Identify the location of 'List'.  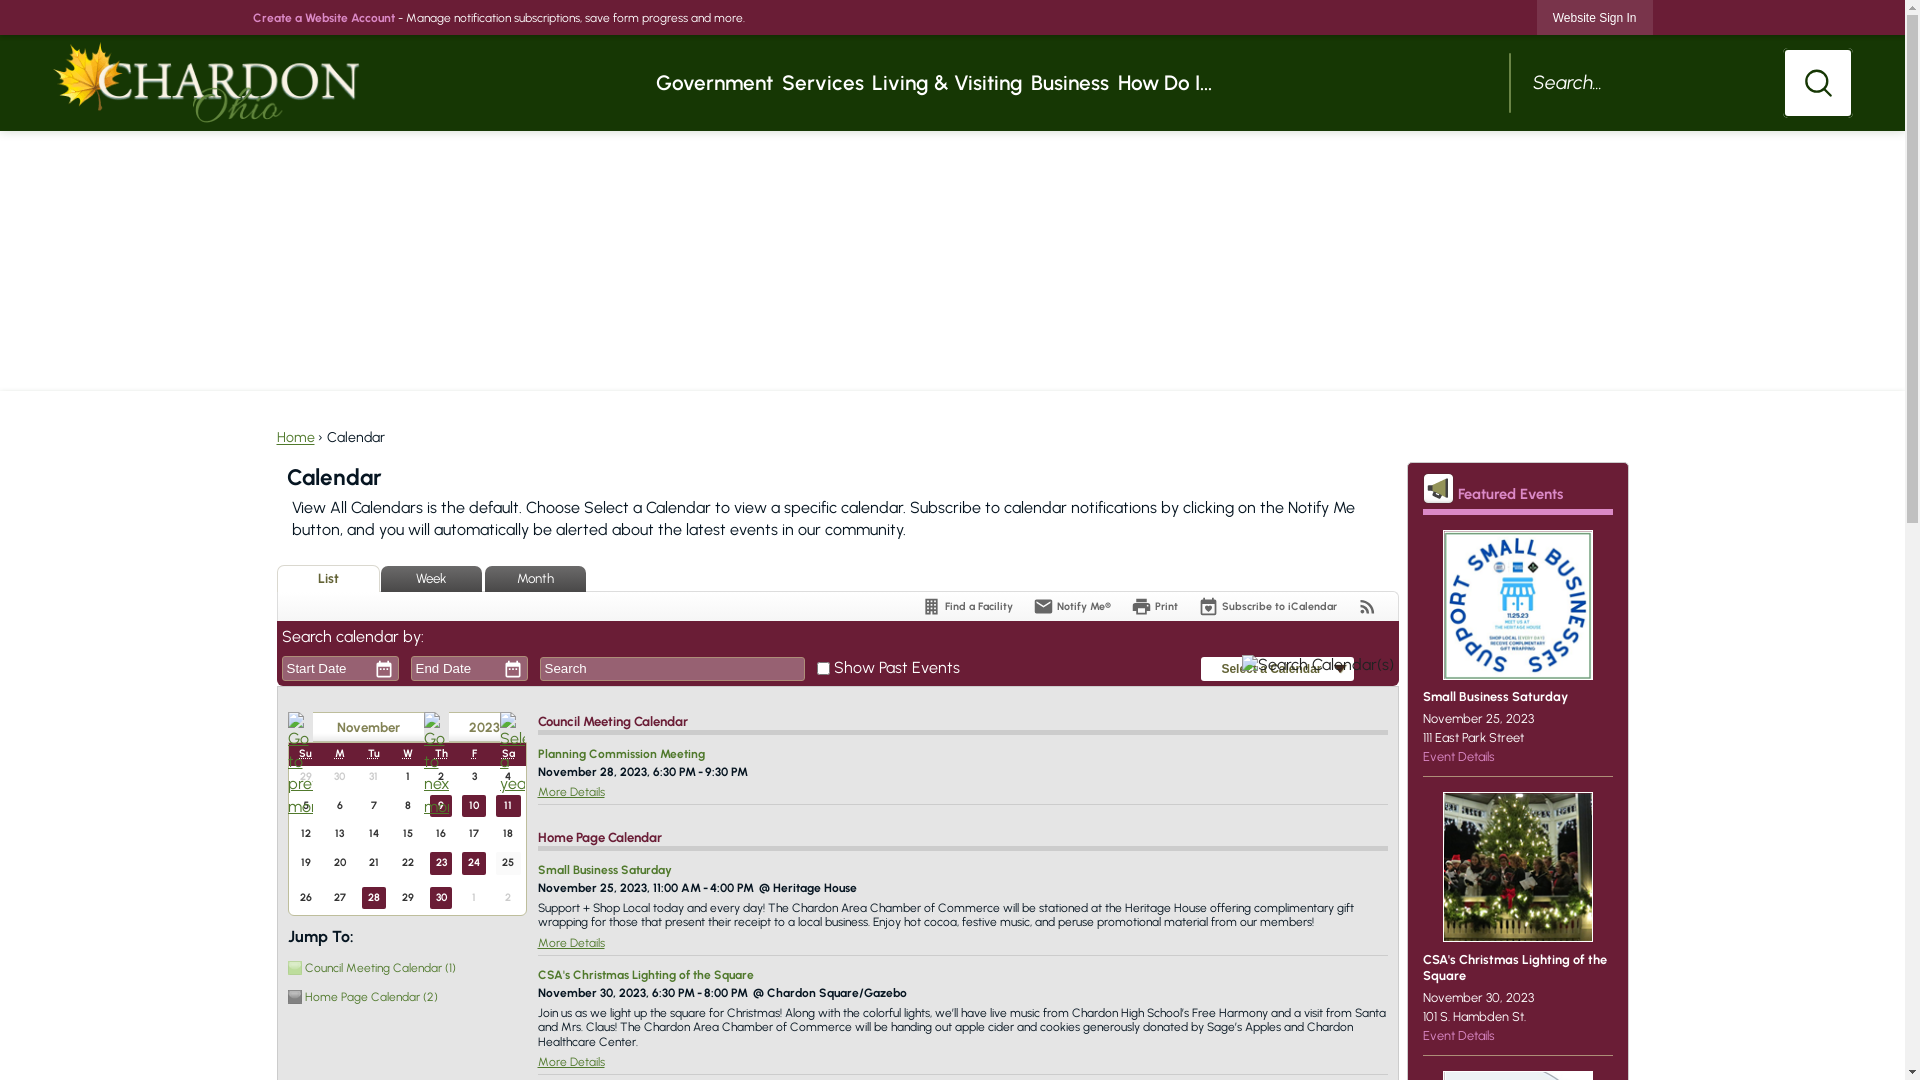
(327, 578).